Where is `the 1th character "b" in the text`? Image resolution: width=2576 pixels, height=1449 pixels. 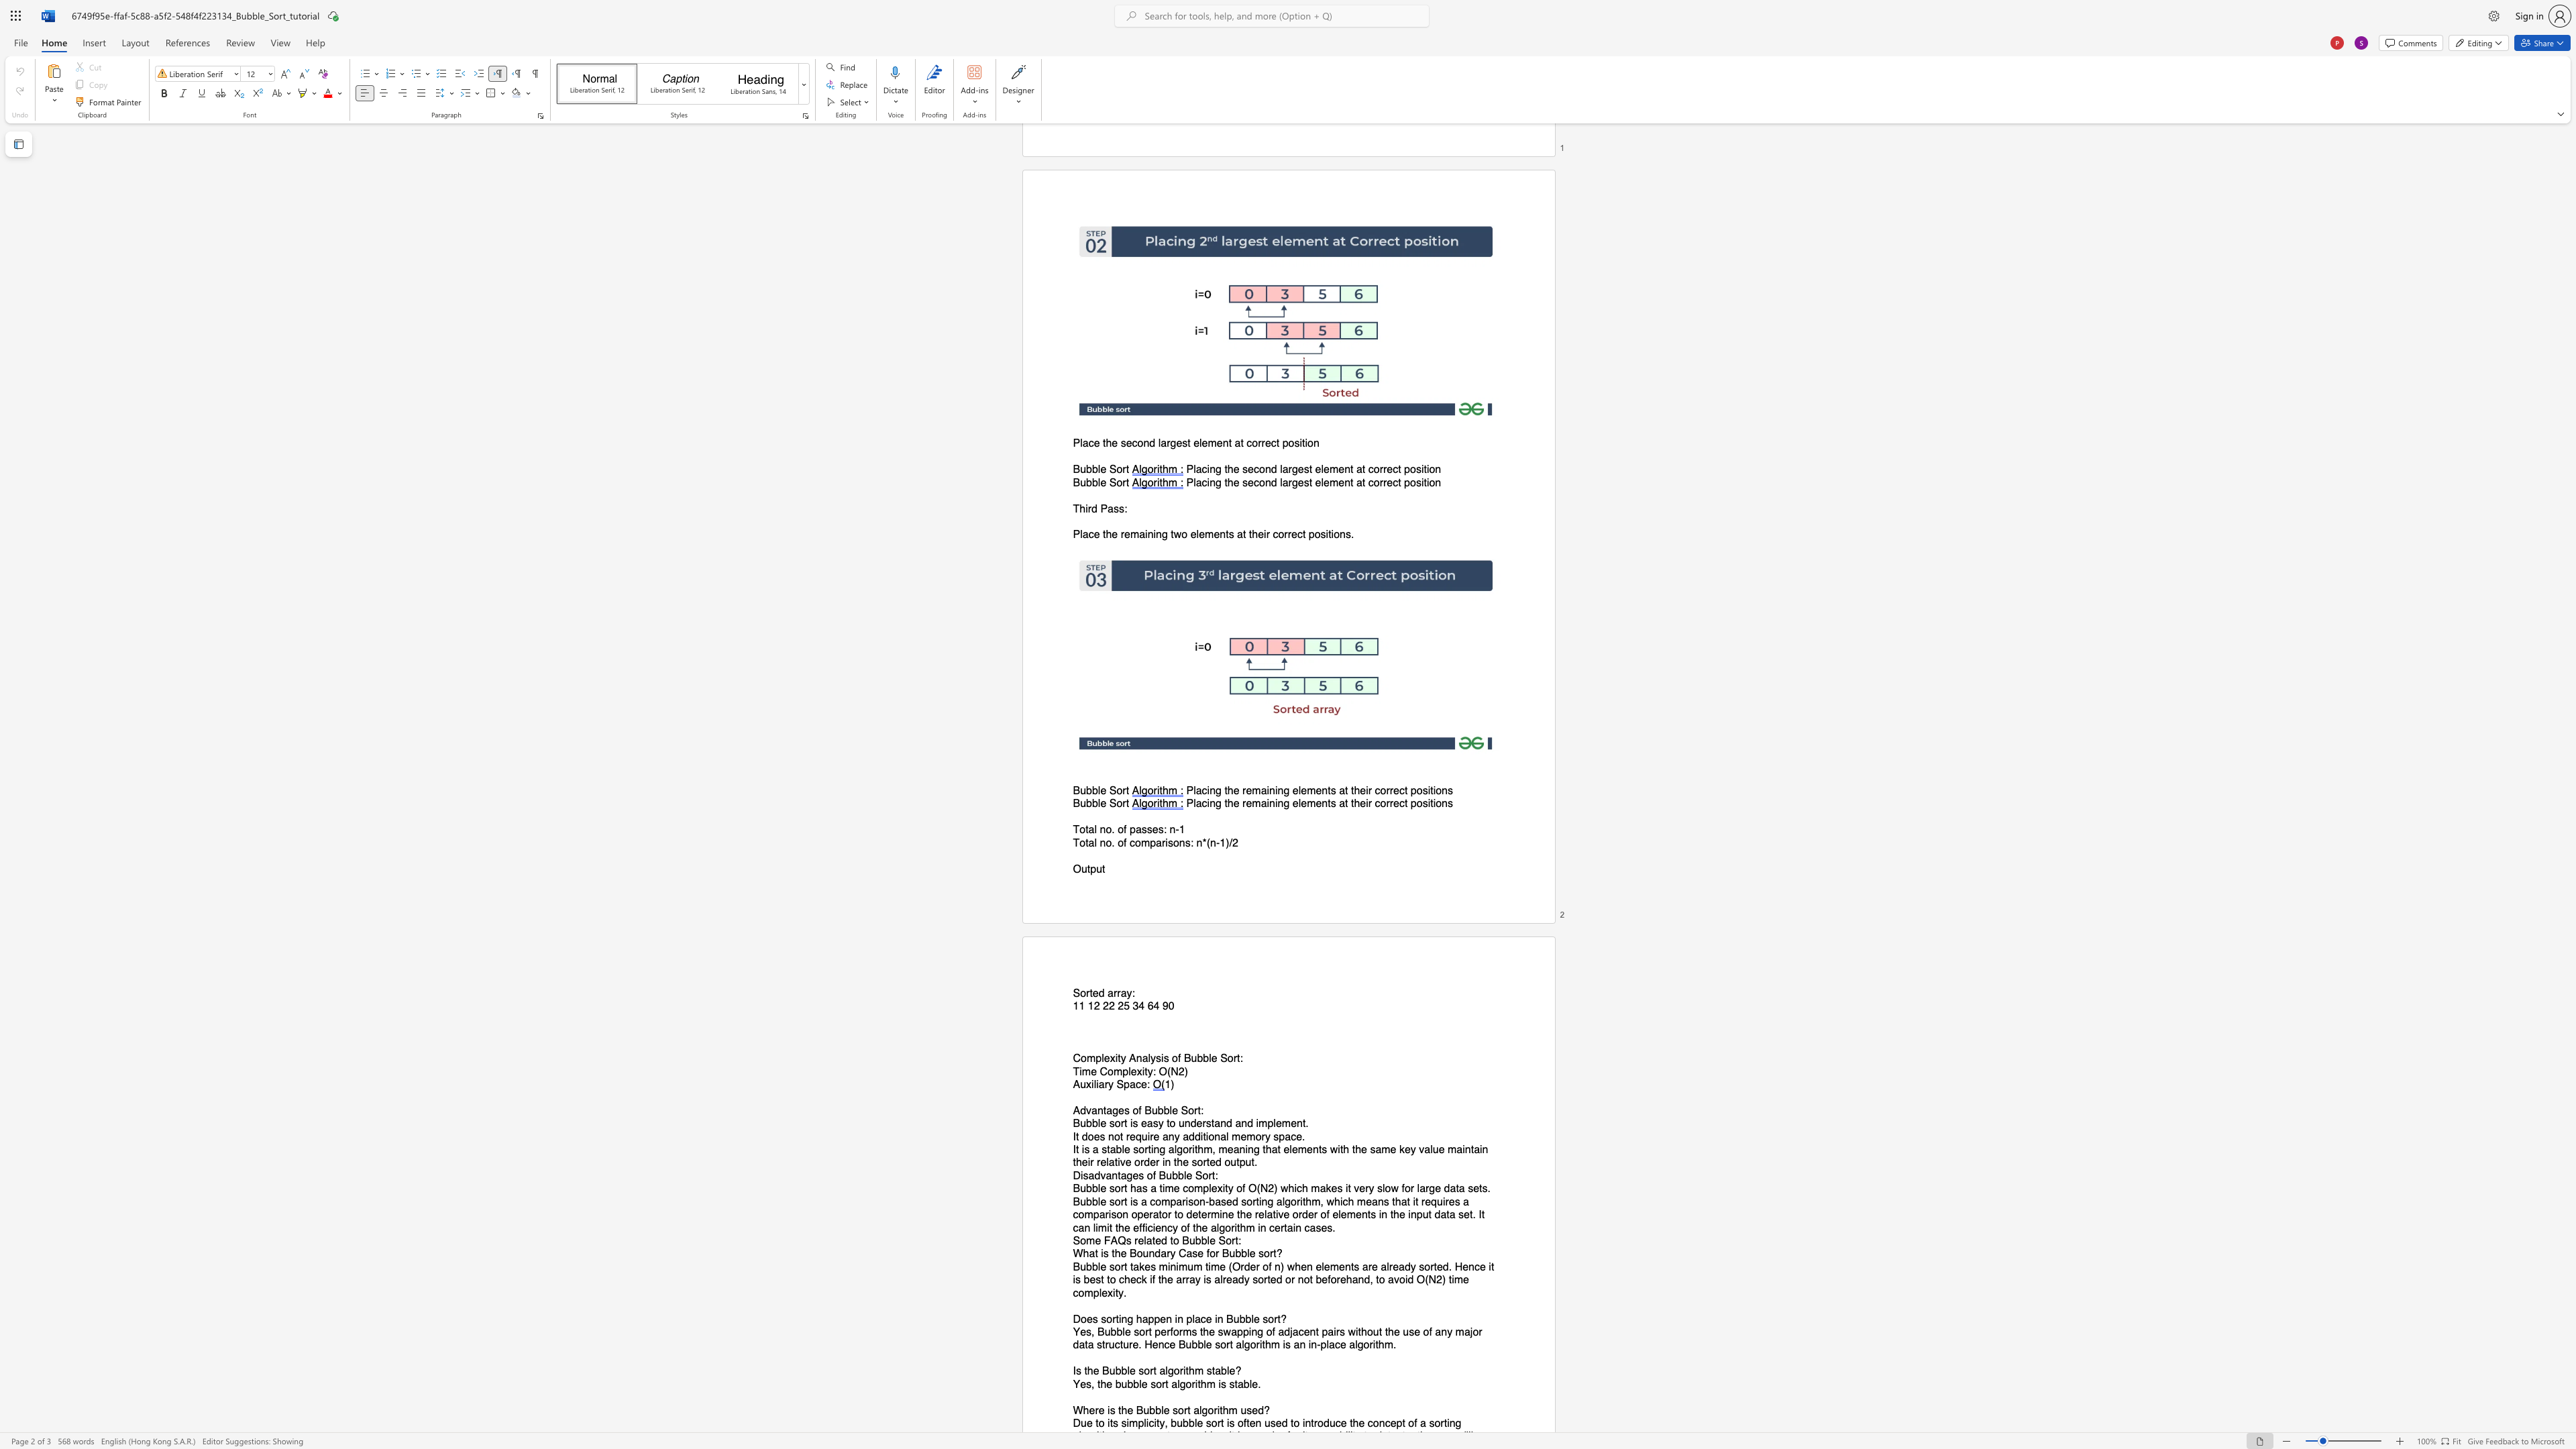 the 1th character "b" in the text is located at coordinates (1088, 804).